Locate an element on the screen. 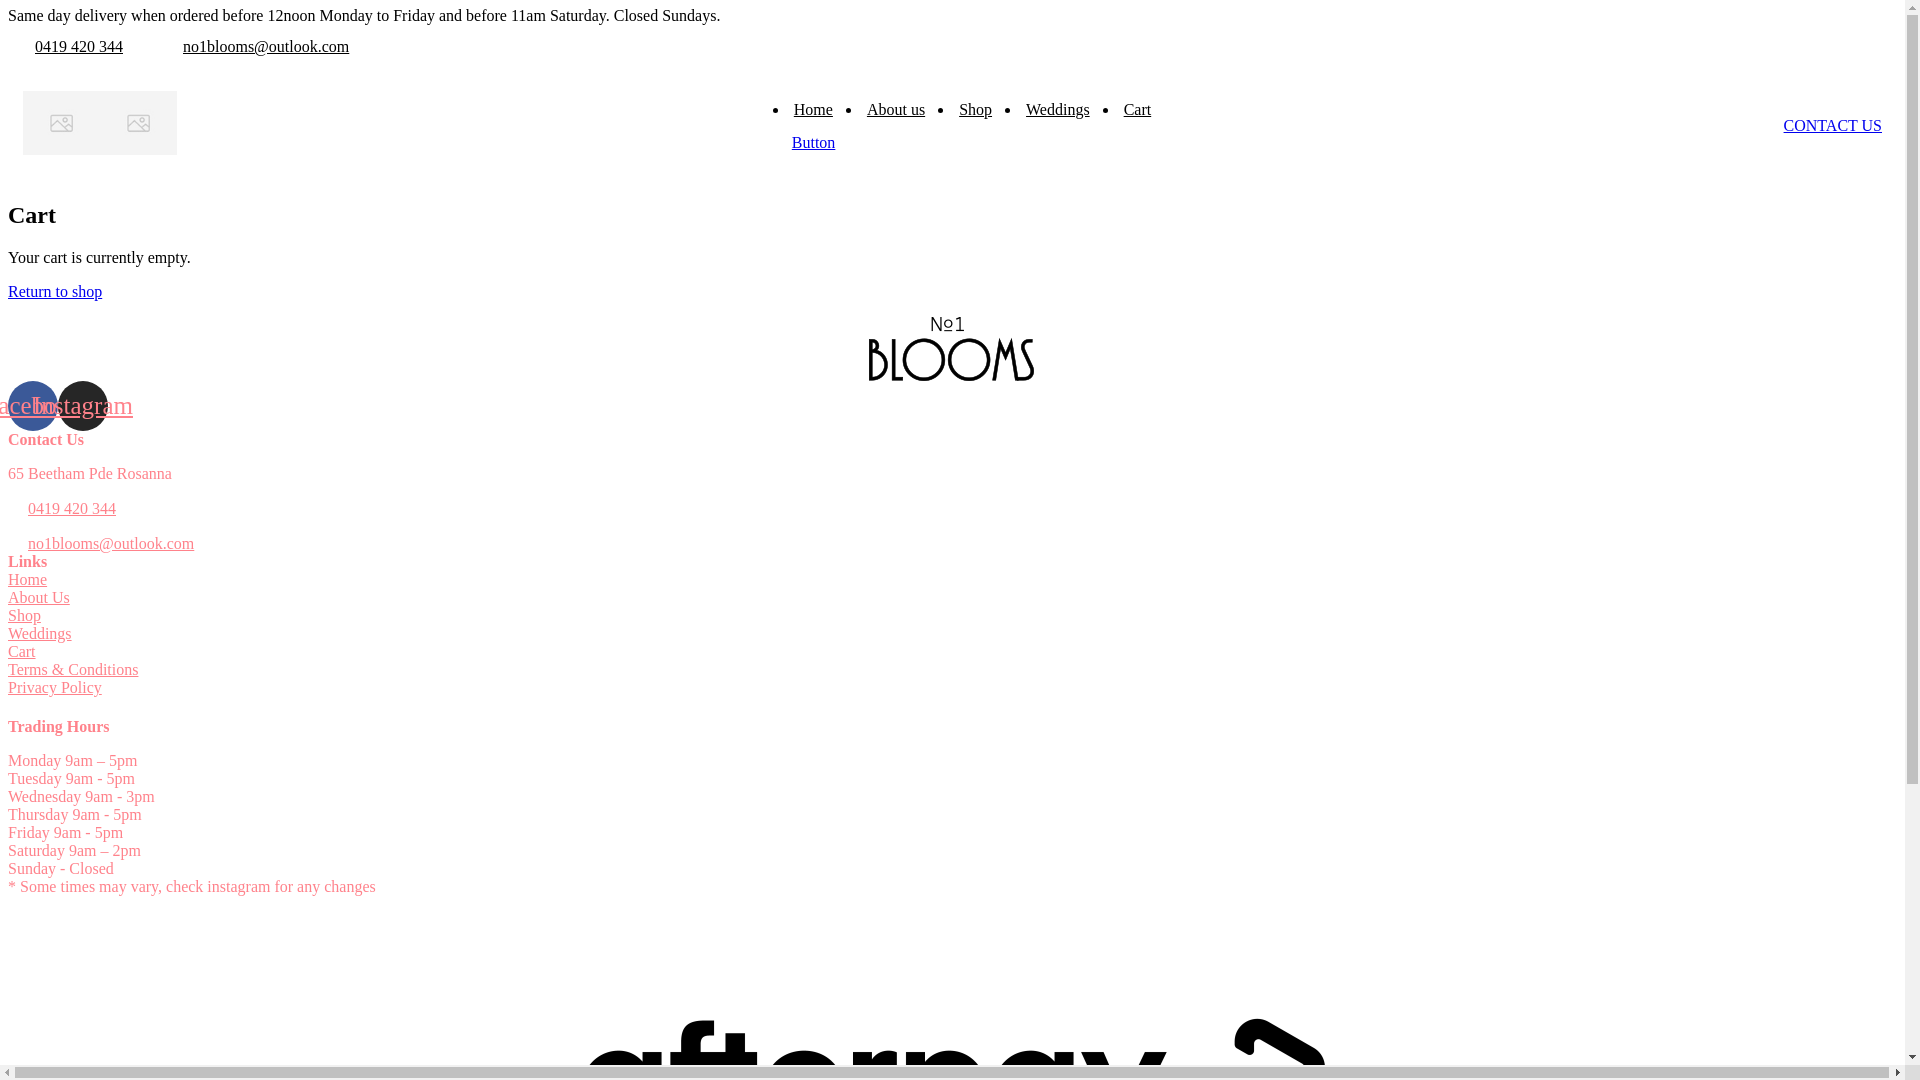 This screenshot has width=1920, height=1080. 'Weddings' is located at coordinates (1056, 109).